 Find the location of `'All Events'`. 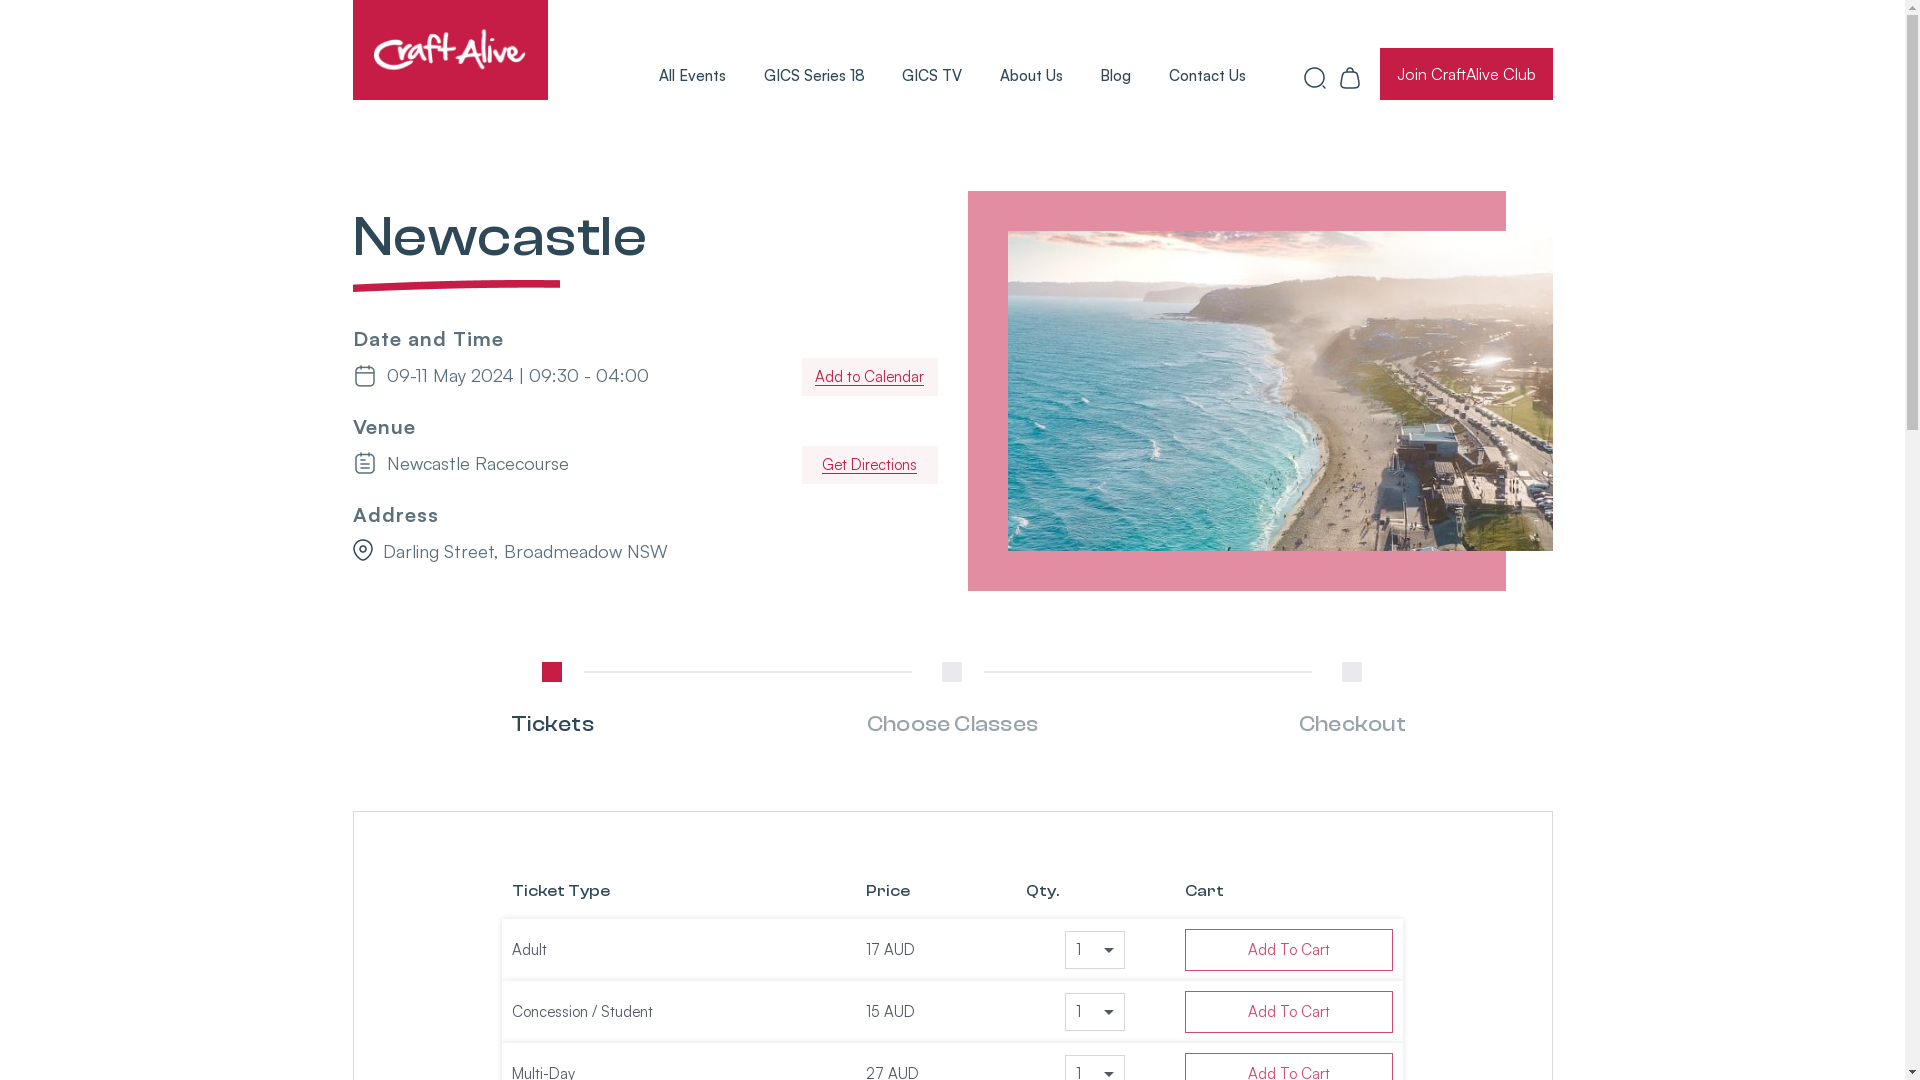

'All Events' is located at coordinates (644, 75).